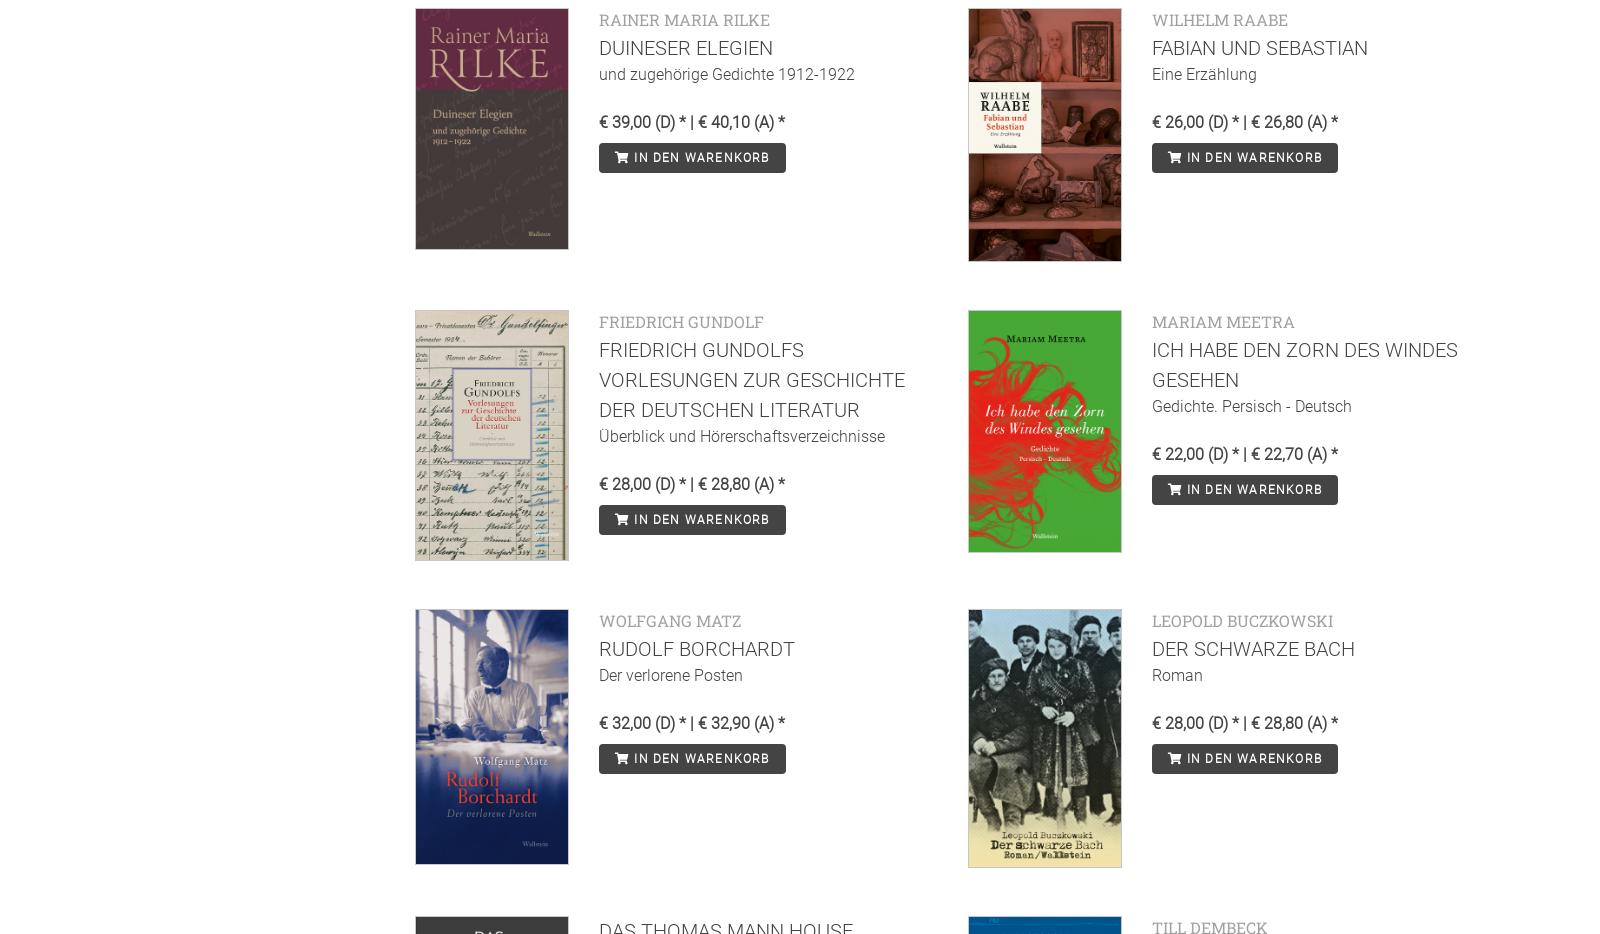 The image size is (1600, 934). I want to click on '€ 22,00 (D) * | € 22,70 (A) *', so click(1243, 453).